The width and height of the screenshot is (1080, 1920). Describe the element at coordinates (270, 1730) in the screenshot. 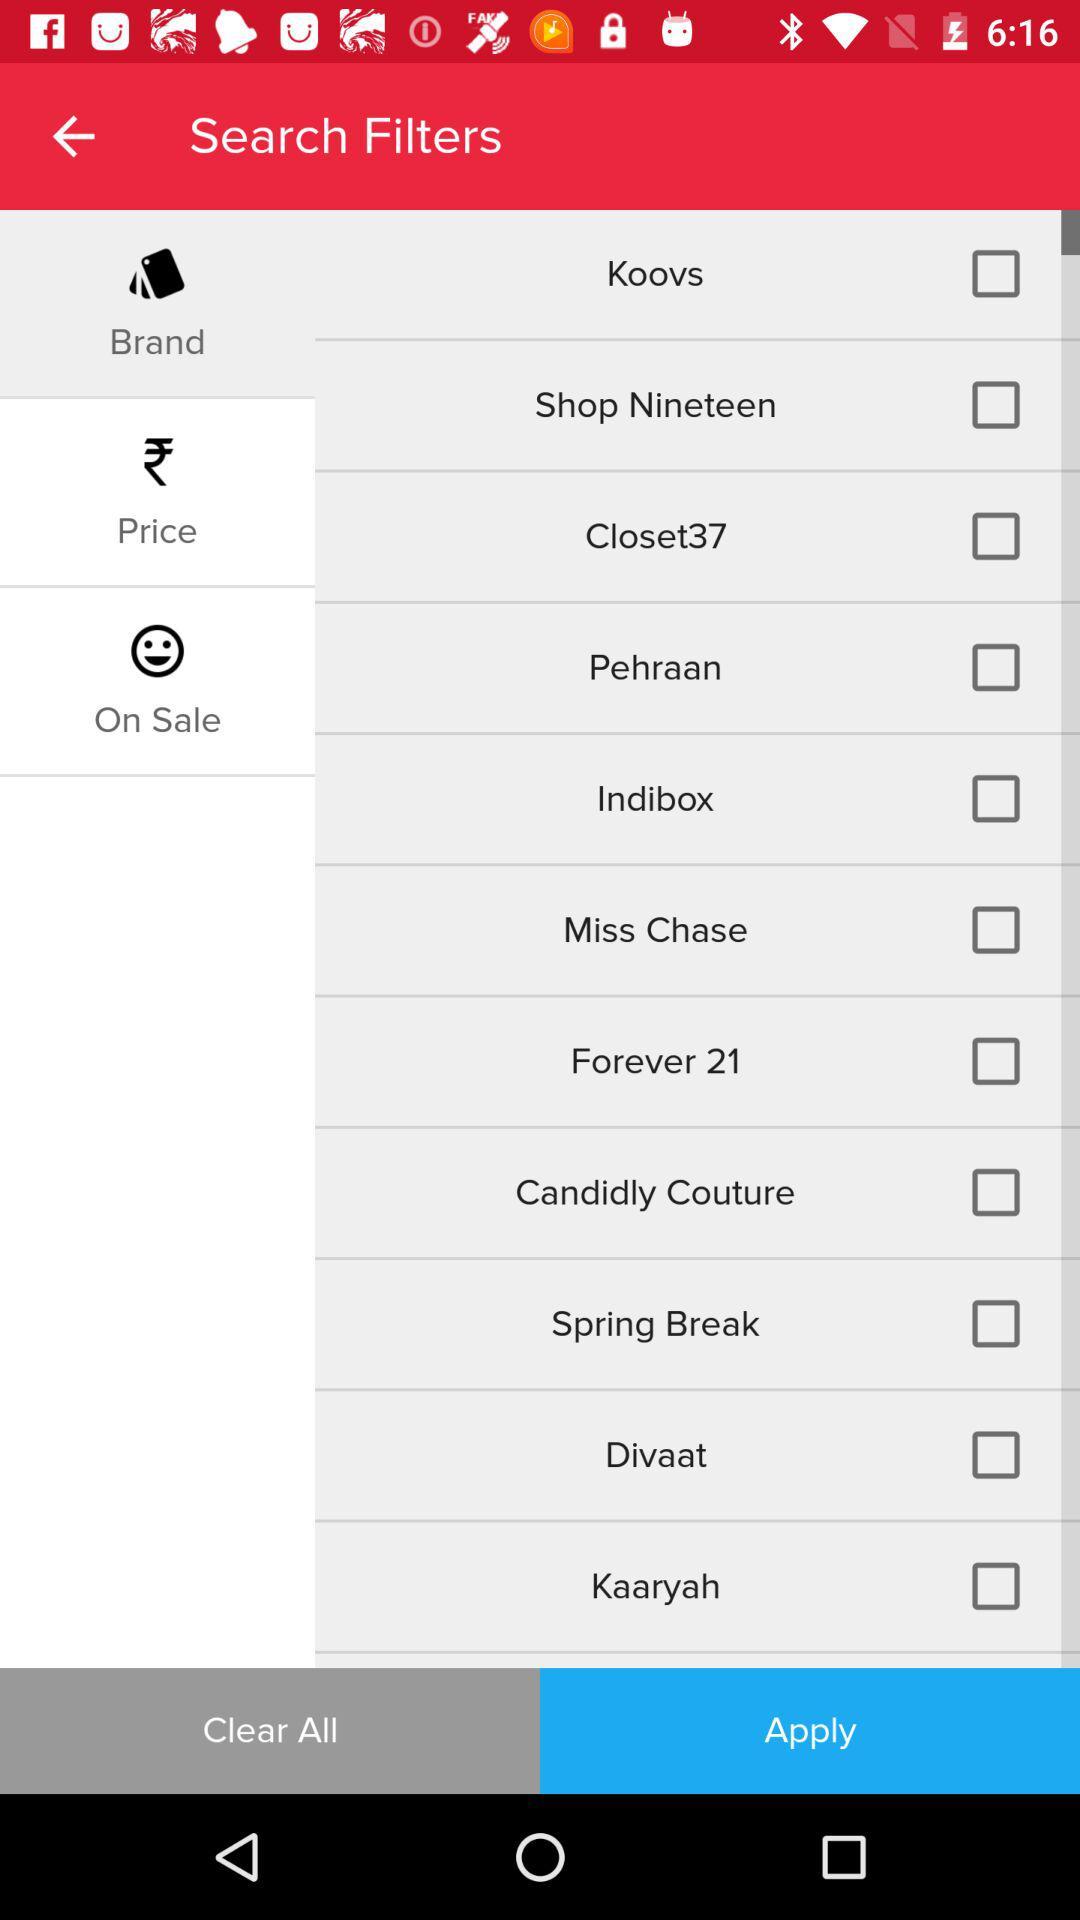

I see `clear all` at that location.